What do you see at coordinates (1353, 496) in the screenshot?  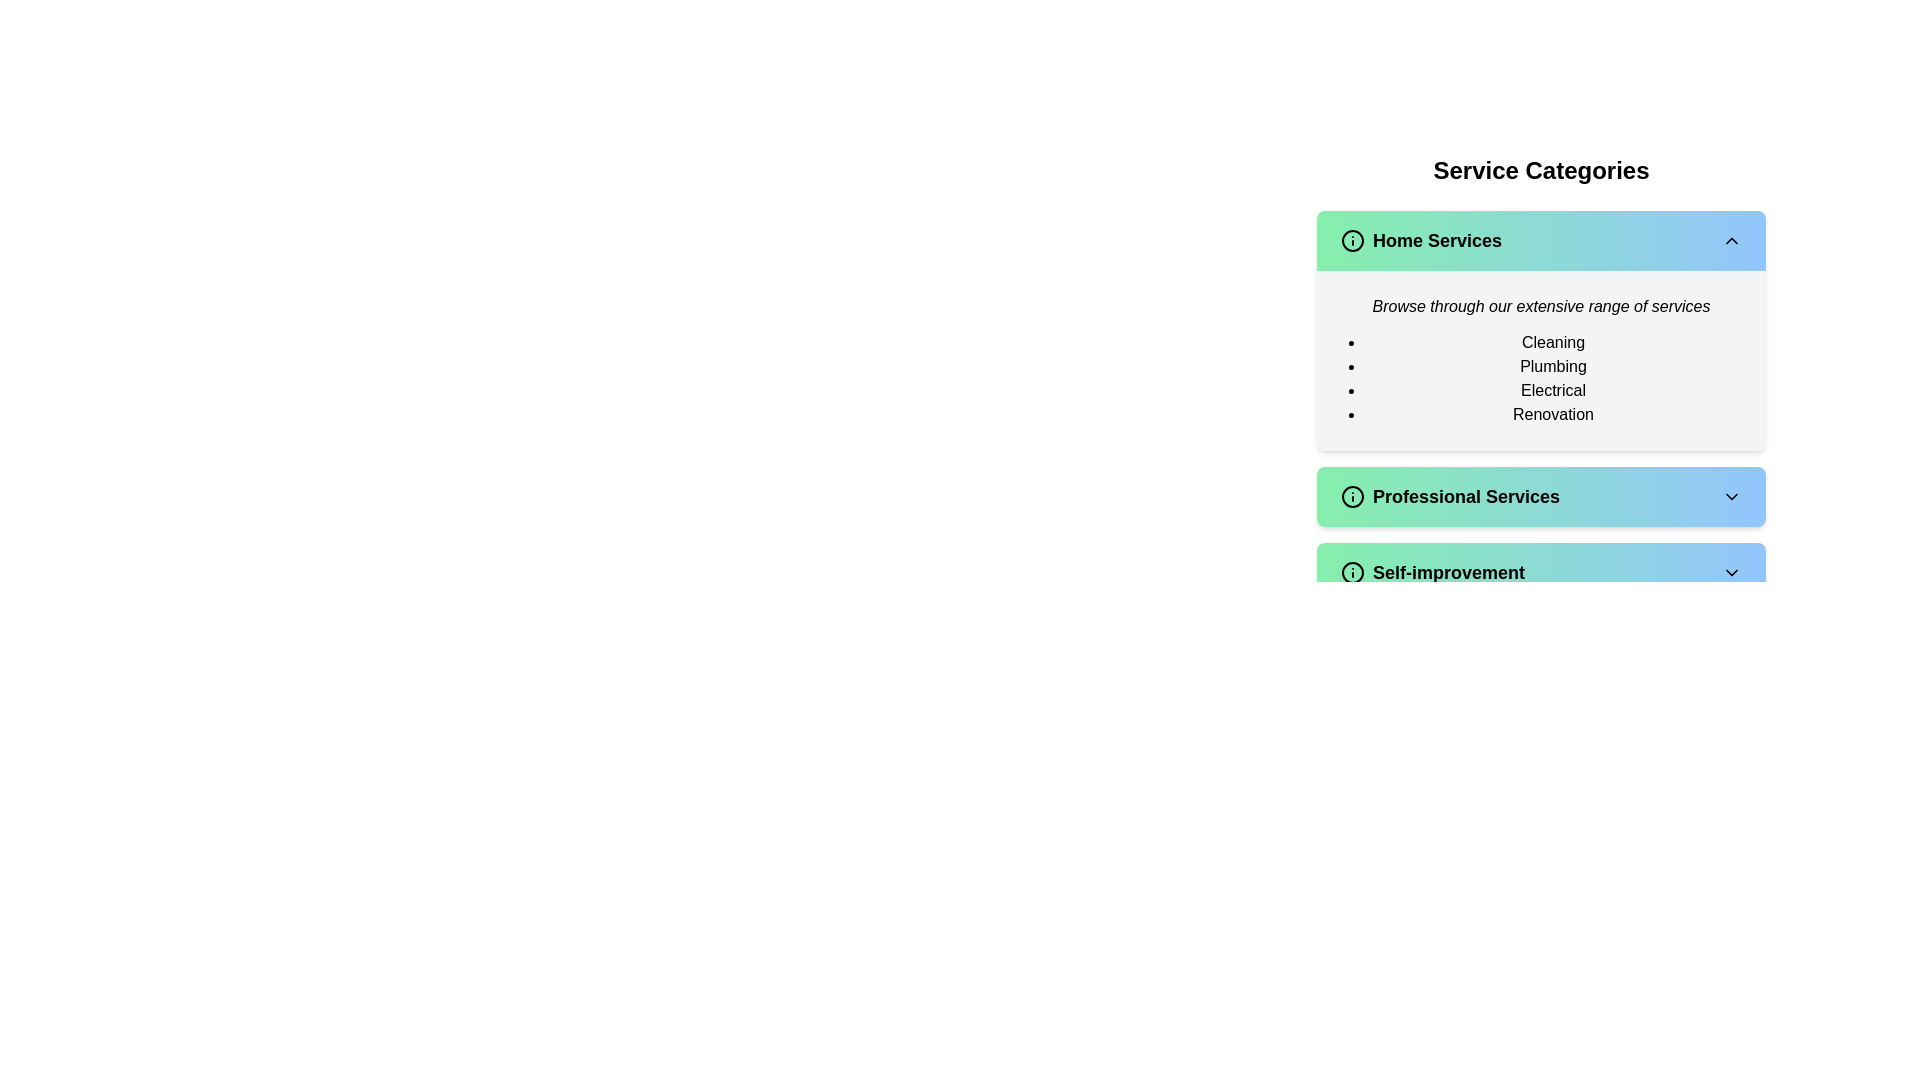 I see `the informational icon located to the left of the 'Professional Services' title in the second section of the service categories, which has a green-to-blue gradient header` at bounding box center [1353, 496].